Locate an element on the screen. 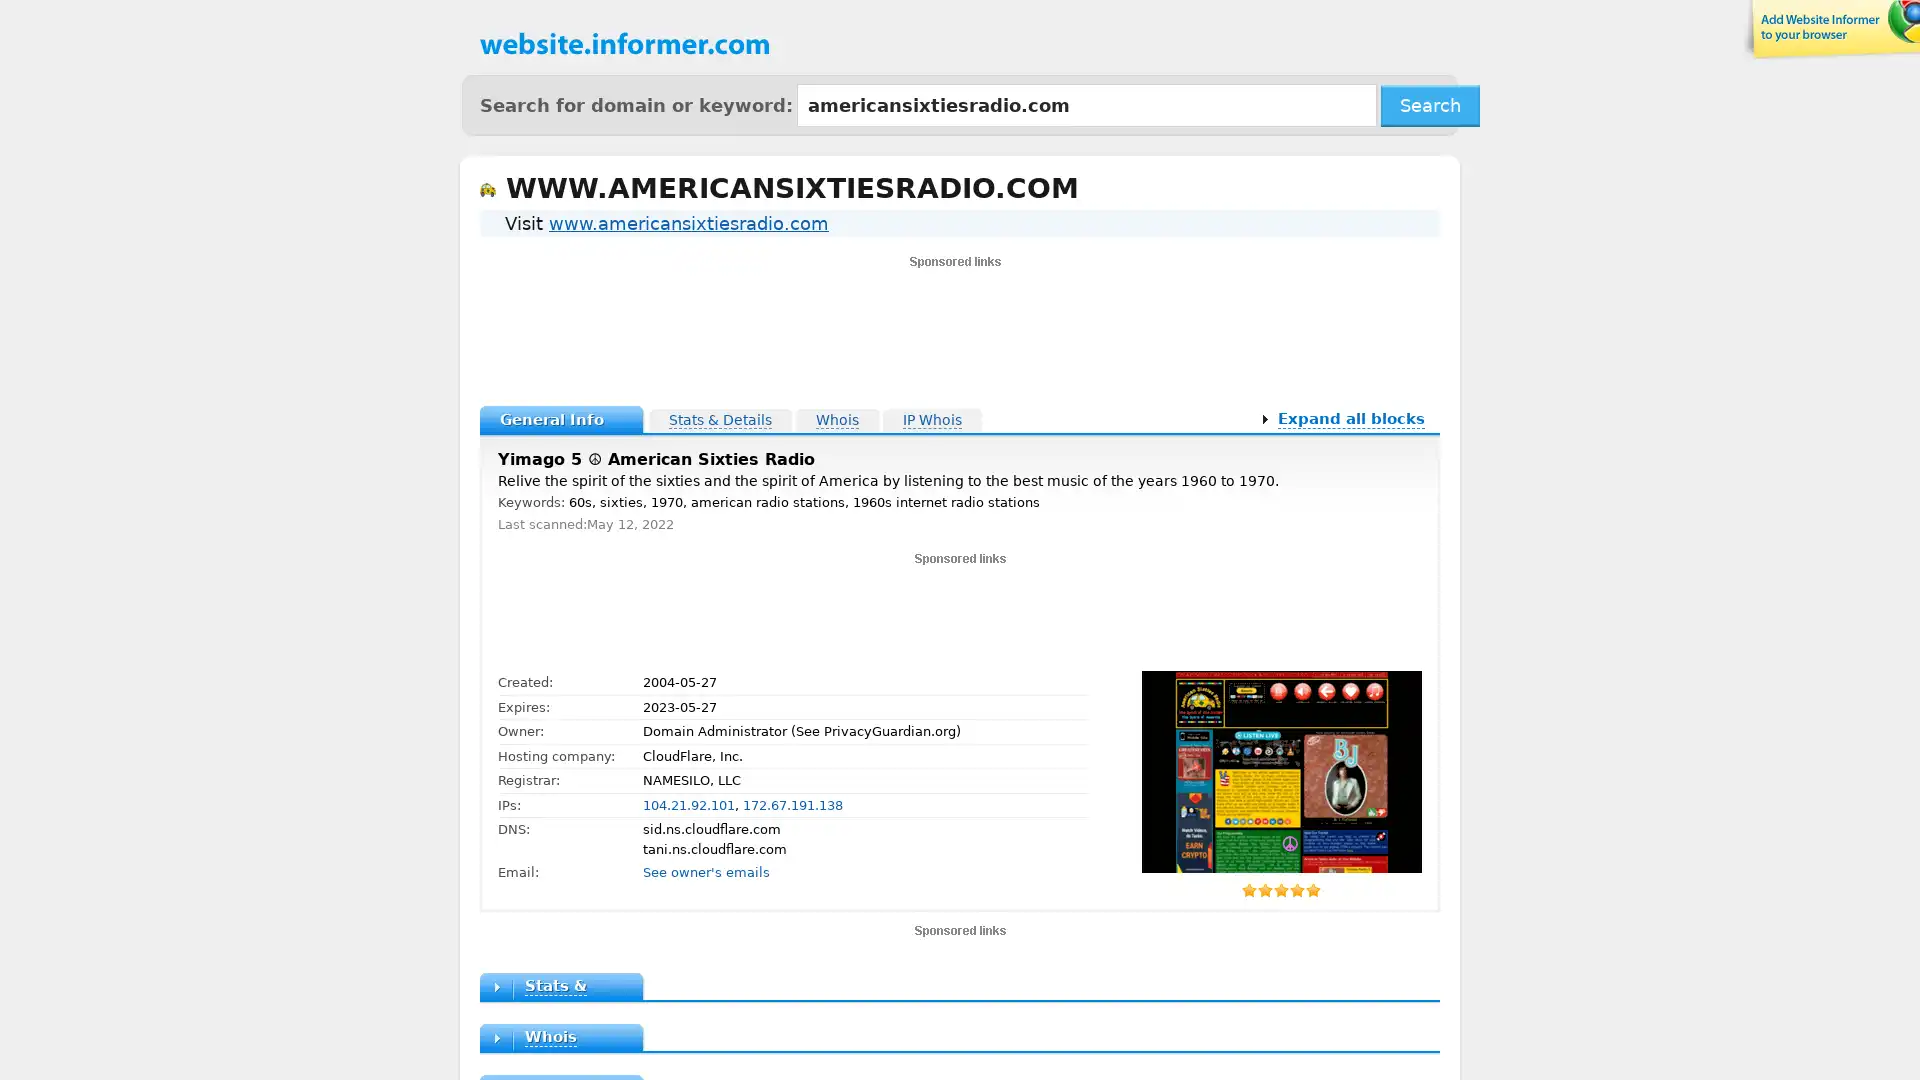 The image size is (1920, 1080). Search is located at coordinates (1429, 104).